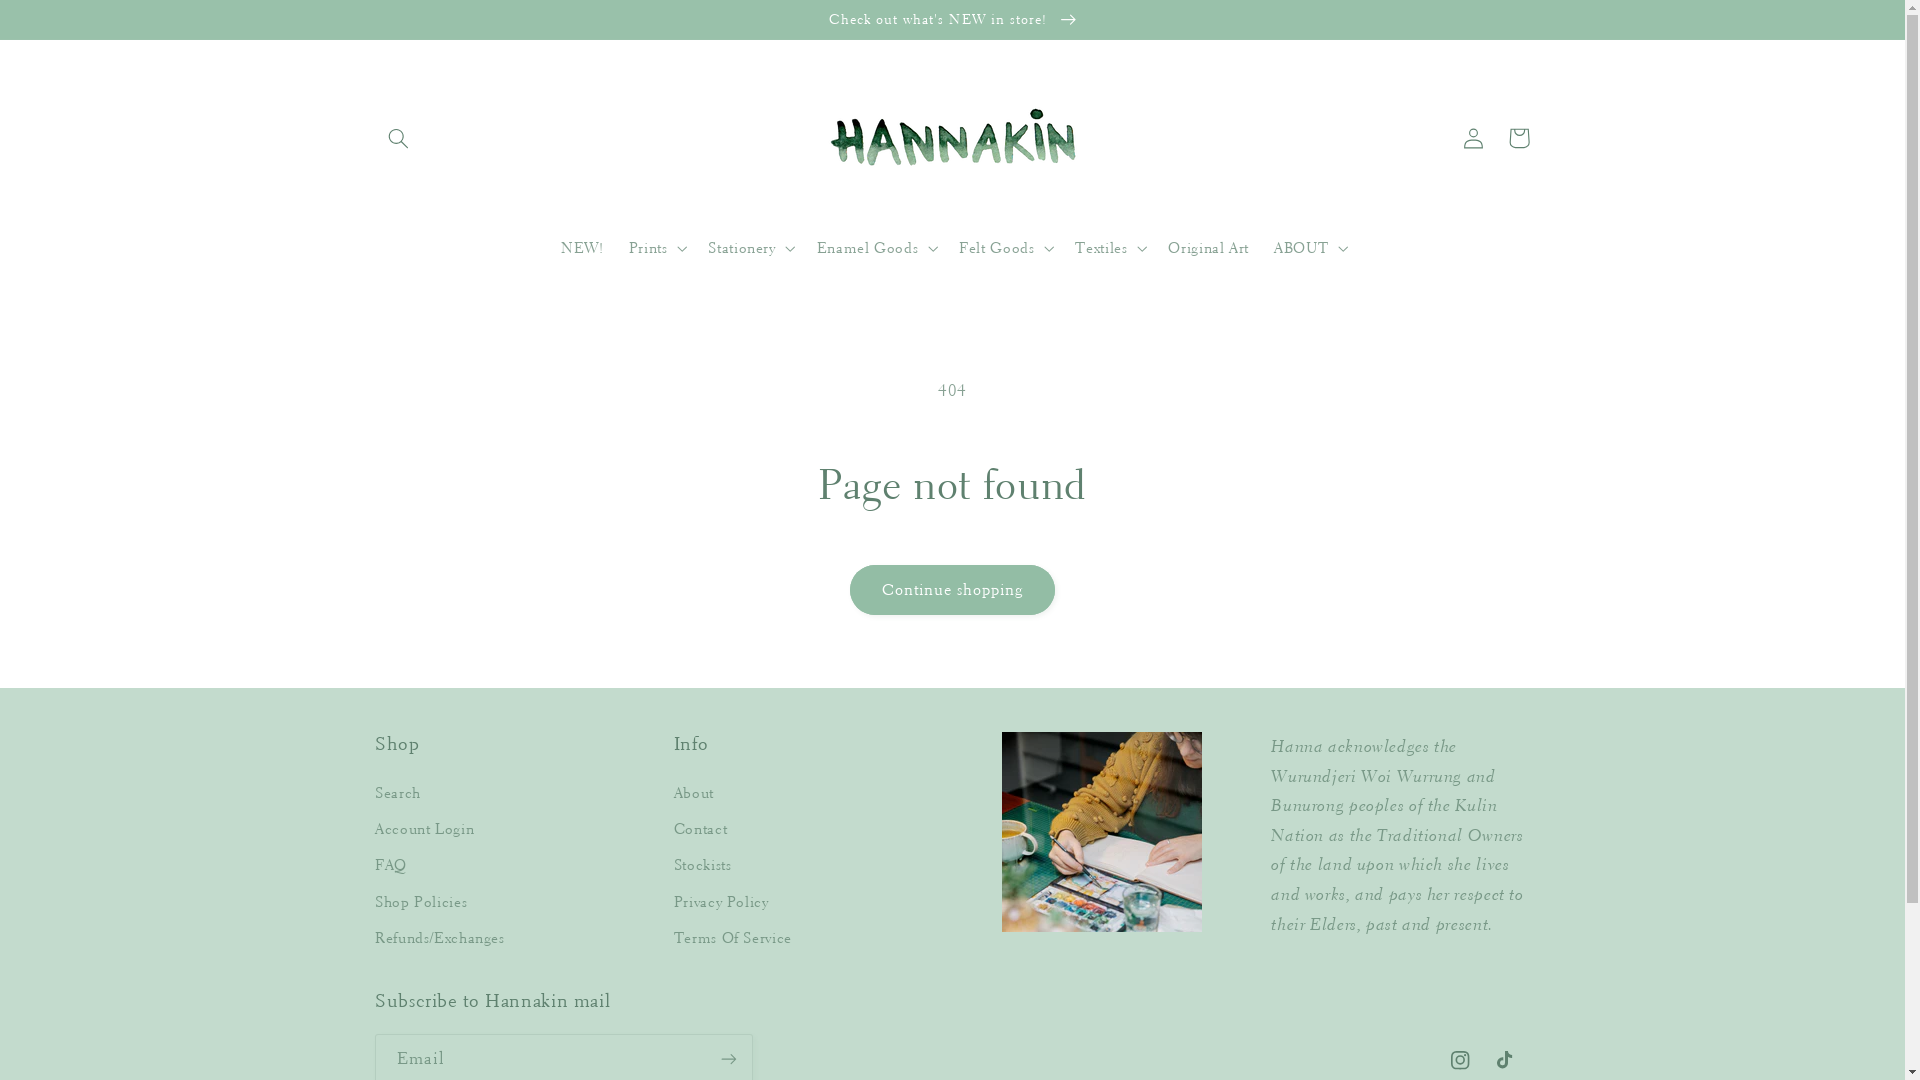 This screenshot has height=1080, width=1920. Describe the element at coordinates (673, 795) in the screenshot. I see `'About'` at that location.